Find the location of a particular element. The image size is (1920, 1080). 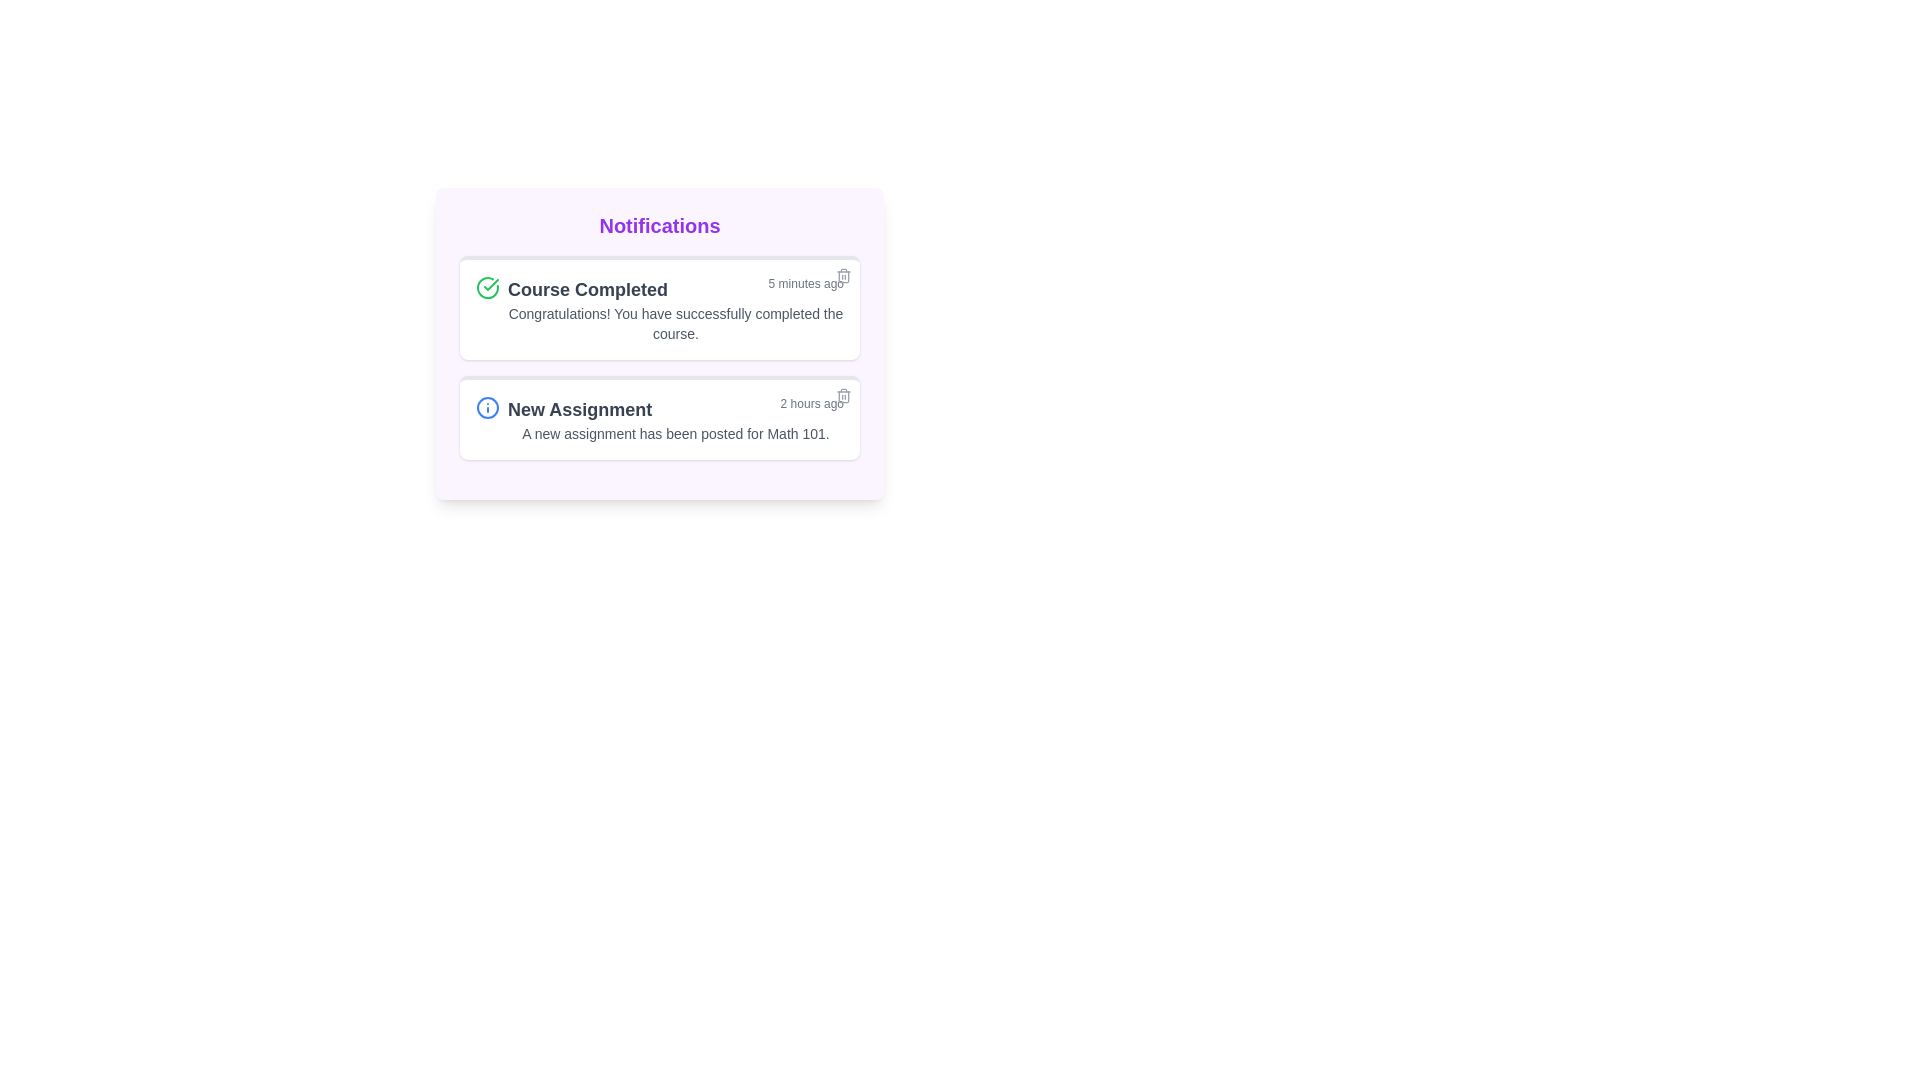

timestamp information from the Text label located in the 'New Assignment' notification block, which is aligned to the right edge and positioned above the notification's description is located at coordinates (812, 408).